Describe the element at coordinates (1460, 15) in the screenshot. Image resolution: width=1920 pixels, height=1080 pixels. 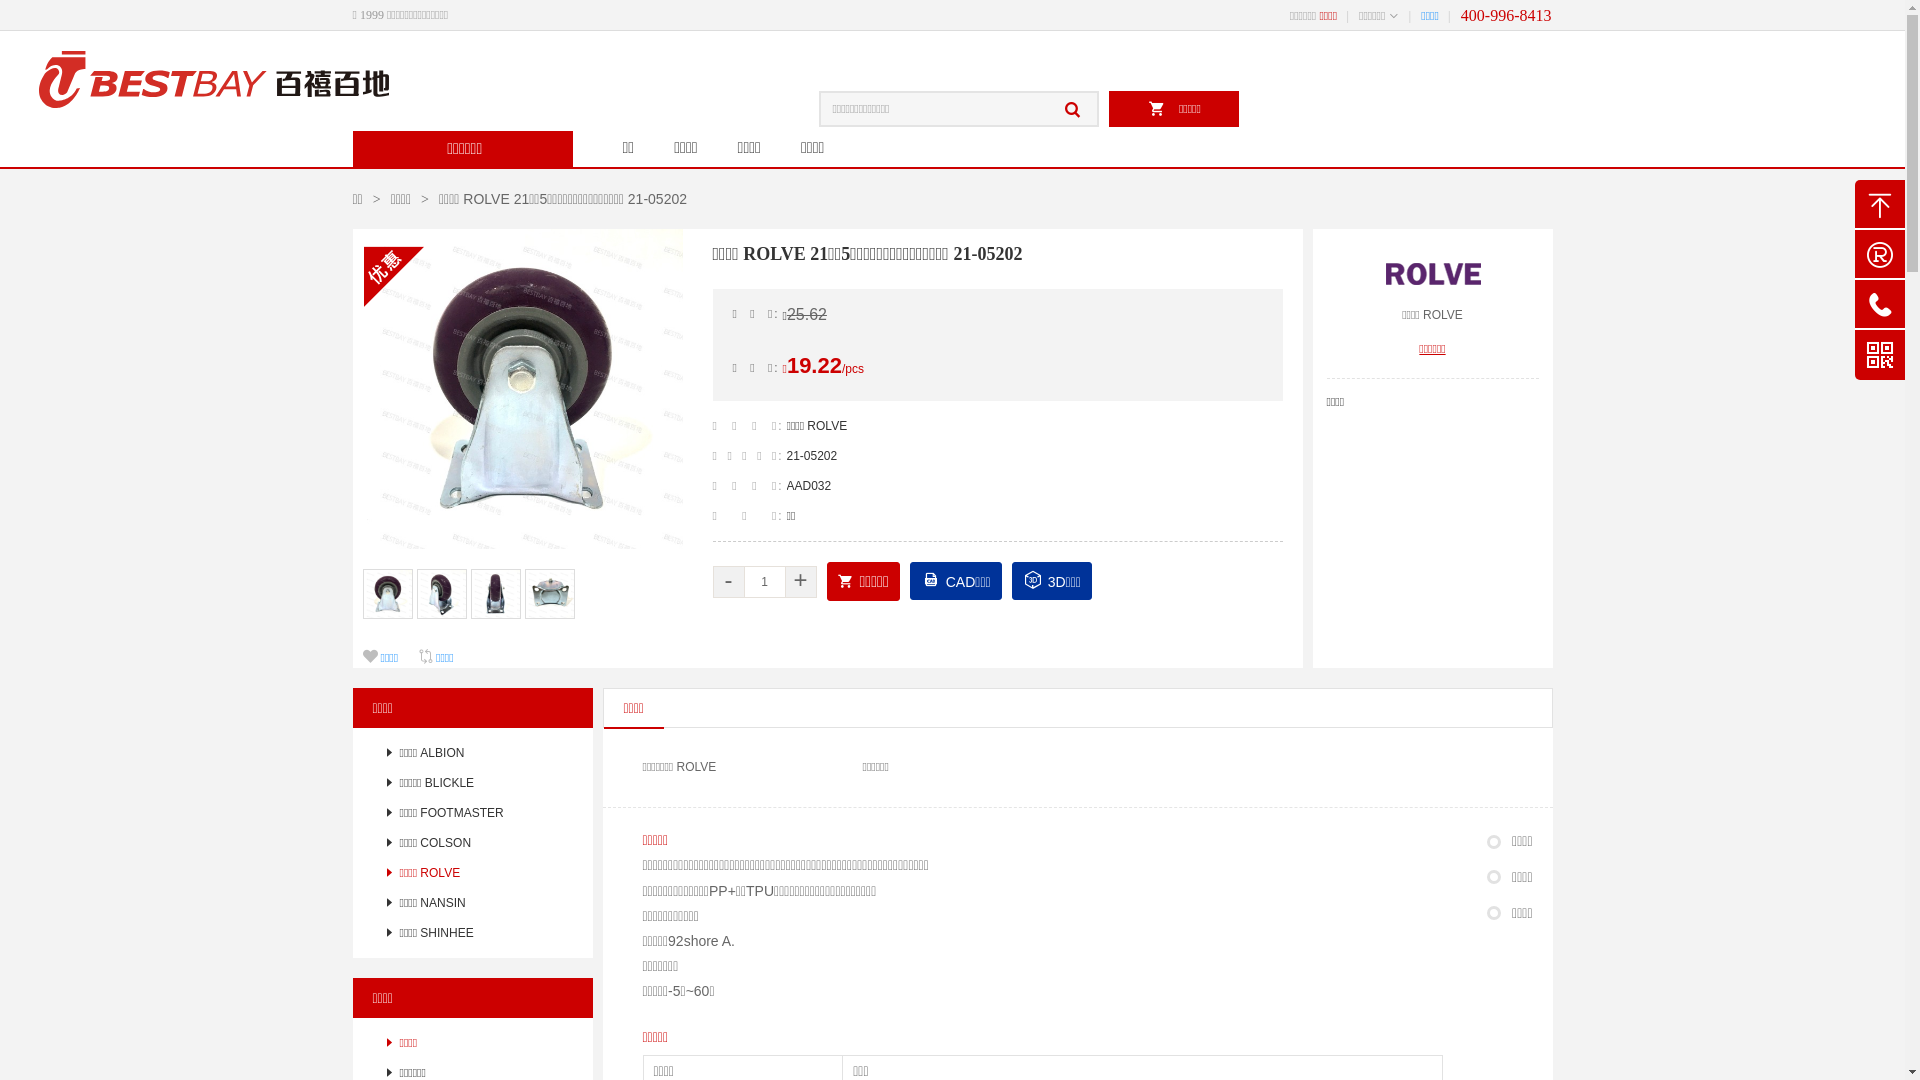
I see `'400-996-8413'` at that location.